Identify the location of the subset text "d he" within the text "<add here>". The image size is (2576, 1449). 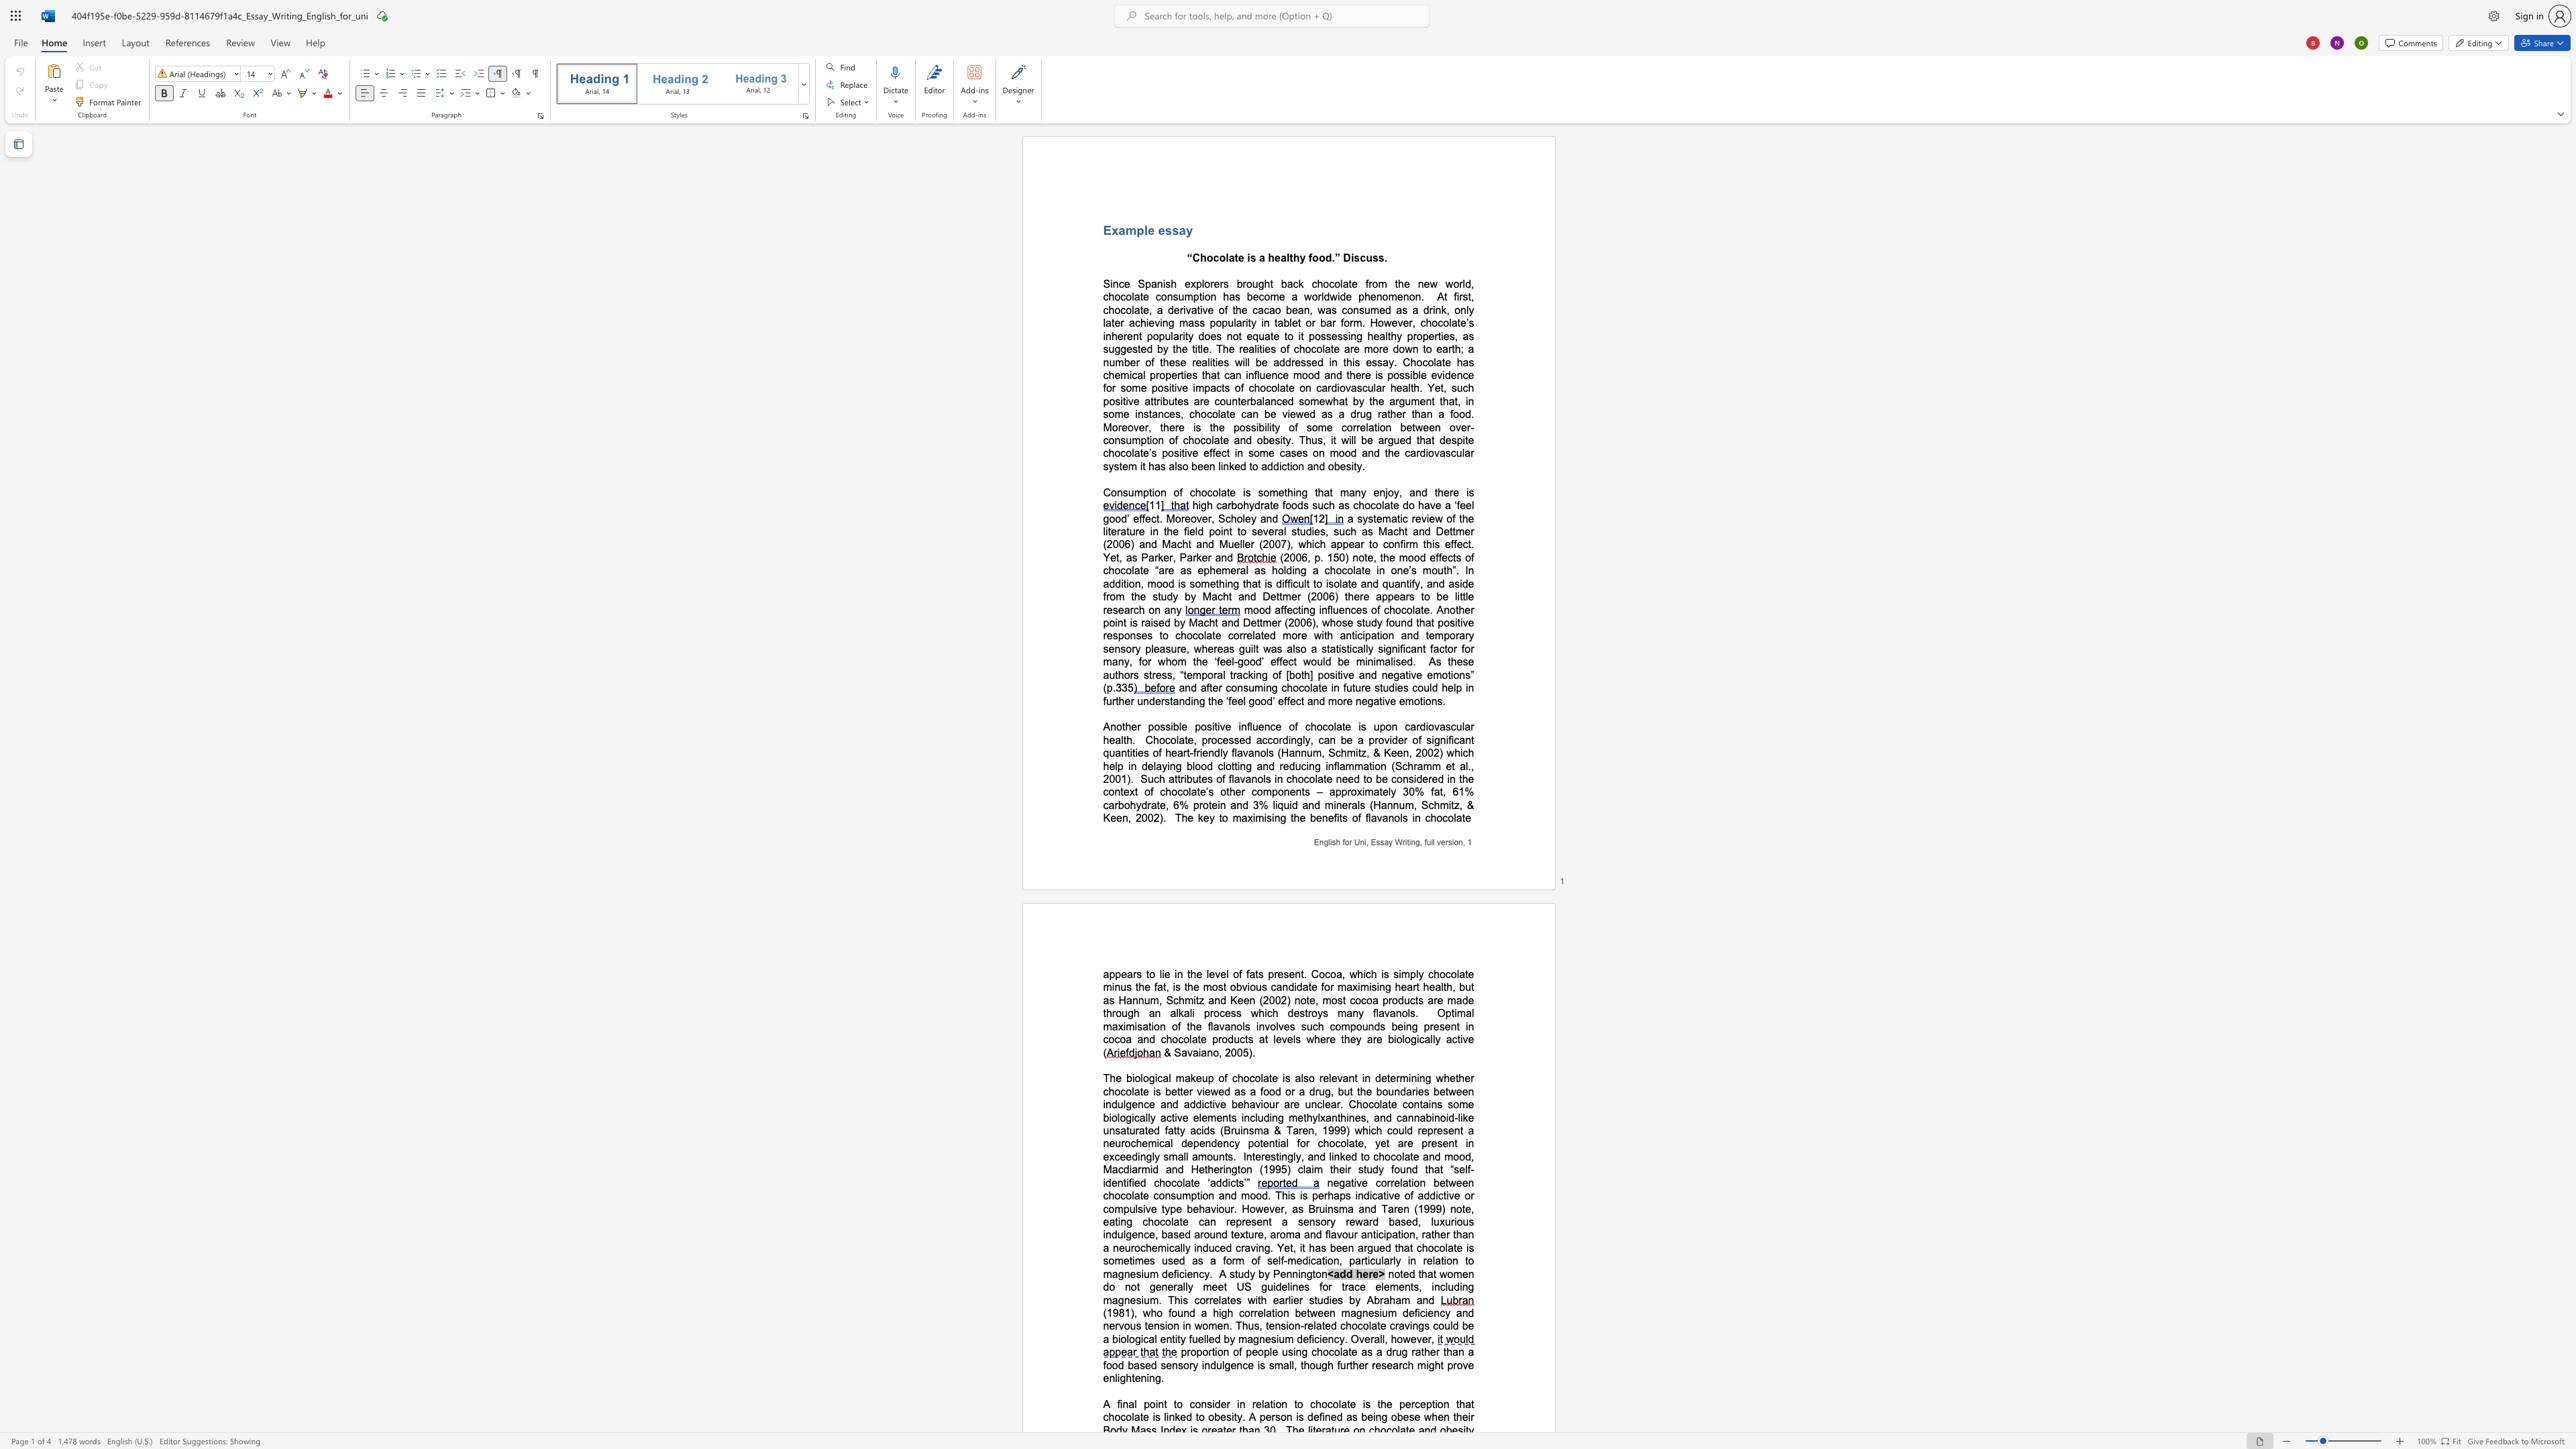
(1345, 1273).